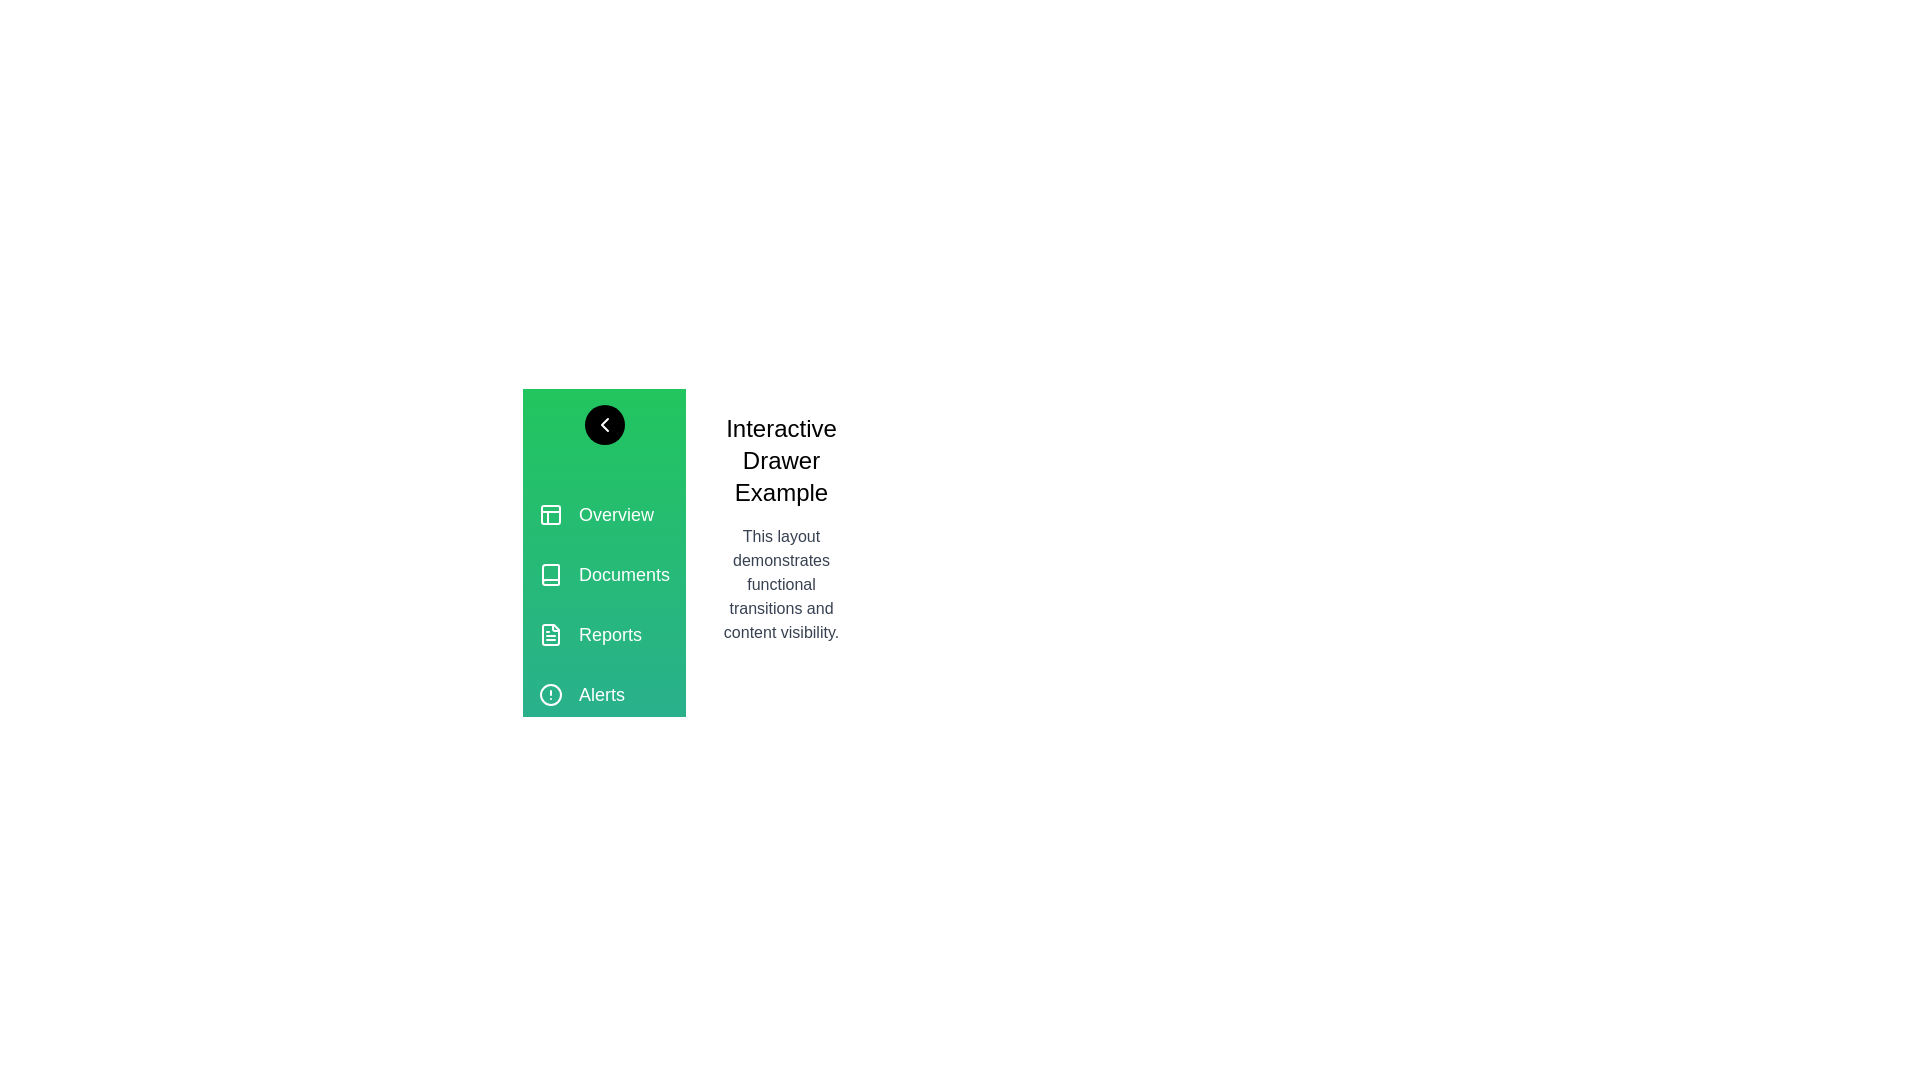 This screenshot has width=1920, height=1080. What do you see at coordinates (603, 574) in the screenshot?
I see `the section Documents to observe the hover effect` at bounding box center [603, 574].